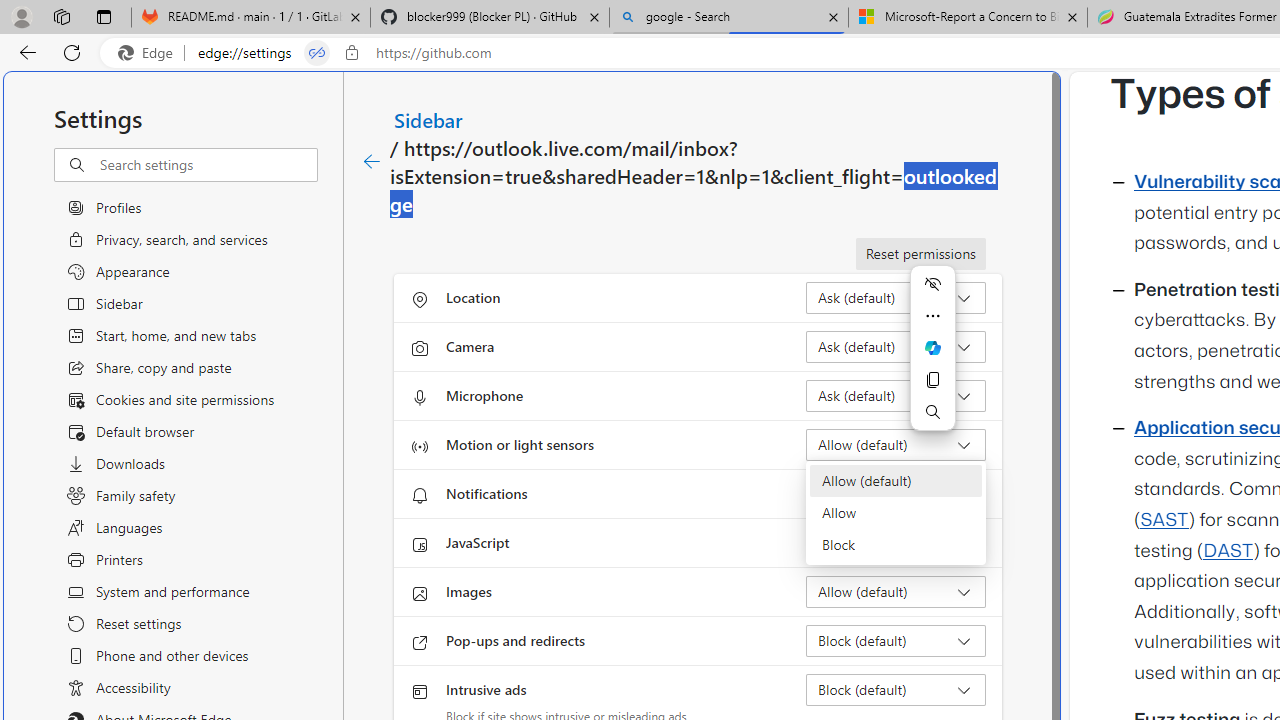  Describe the element at coordinates (932, 410) in the screenshot. I see `'Search'` at that location.